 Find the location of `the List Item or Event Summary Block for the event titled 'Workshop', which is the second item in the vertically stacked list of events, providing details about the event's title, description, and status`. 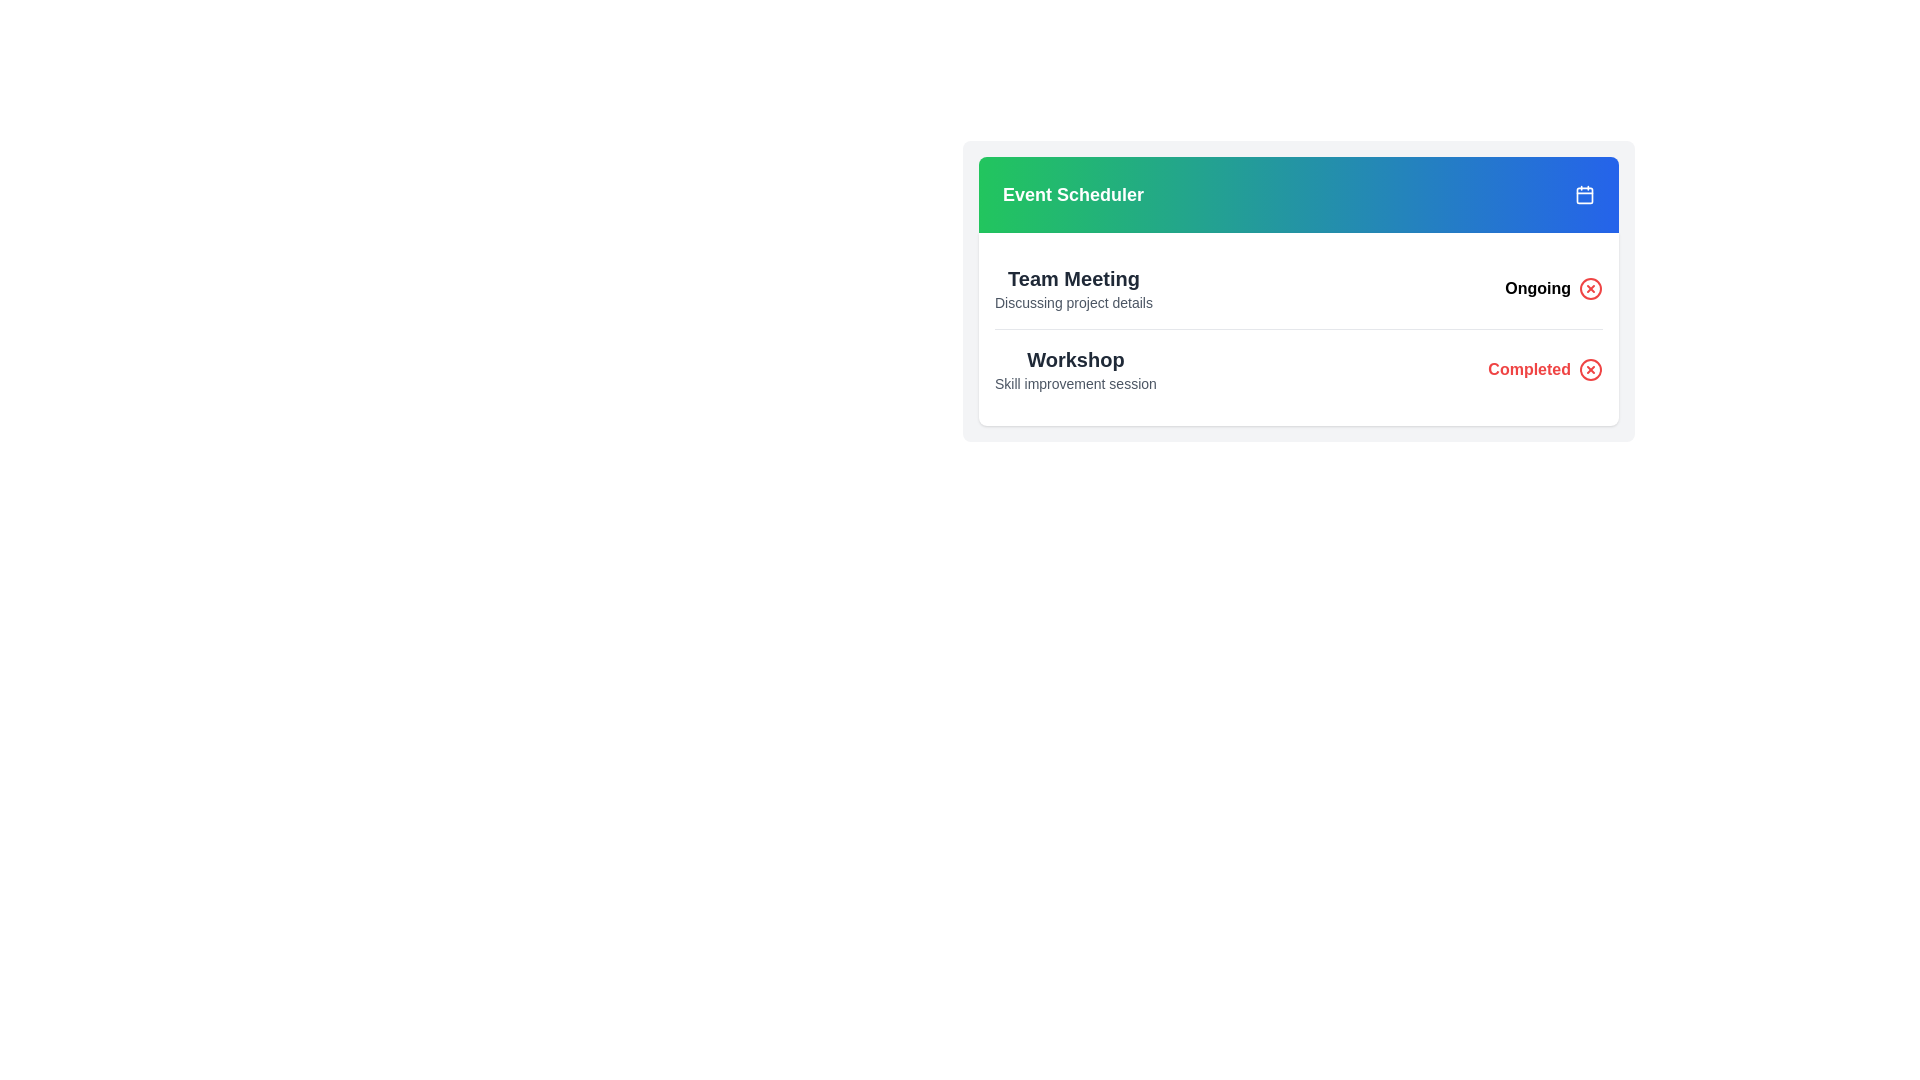

the List Item or Event Summary Block for the event titled 'Workshop', which is the second item in the vertically stacked list of events, providing details about the event's title, description, and status is located at coordinates (1299, 369).